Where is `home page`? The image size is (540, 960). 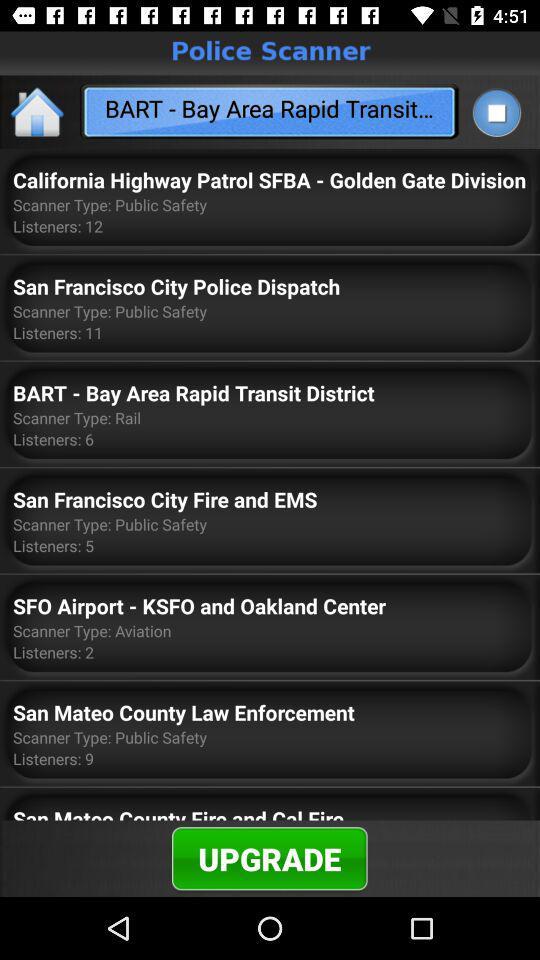
home page is located at coordinates (38, 111).